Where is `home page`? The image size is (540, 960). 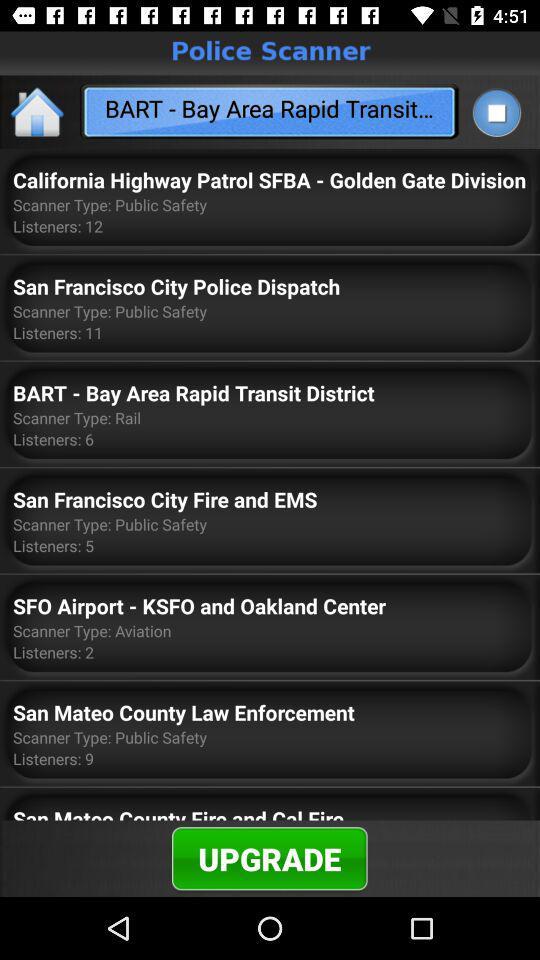
home page is located at coordinates (38, 111).